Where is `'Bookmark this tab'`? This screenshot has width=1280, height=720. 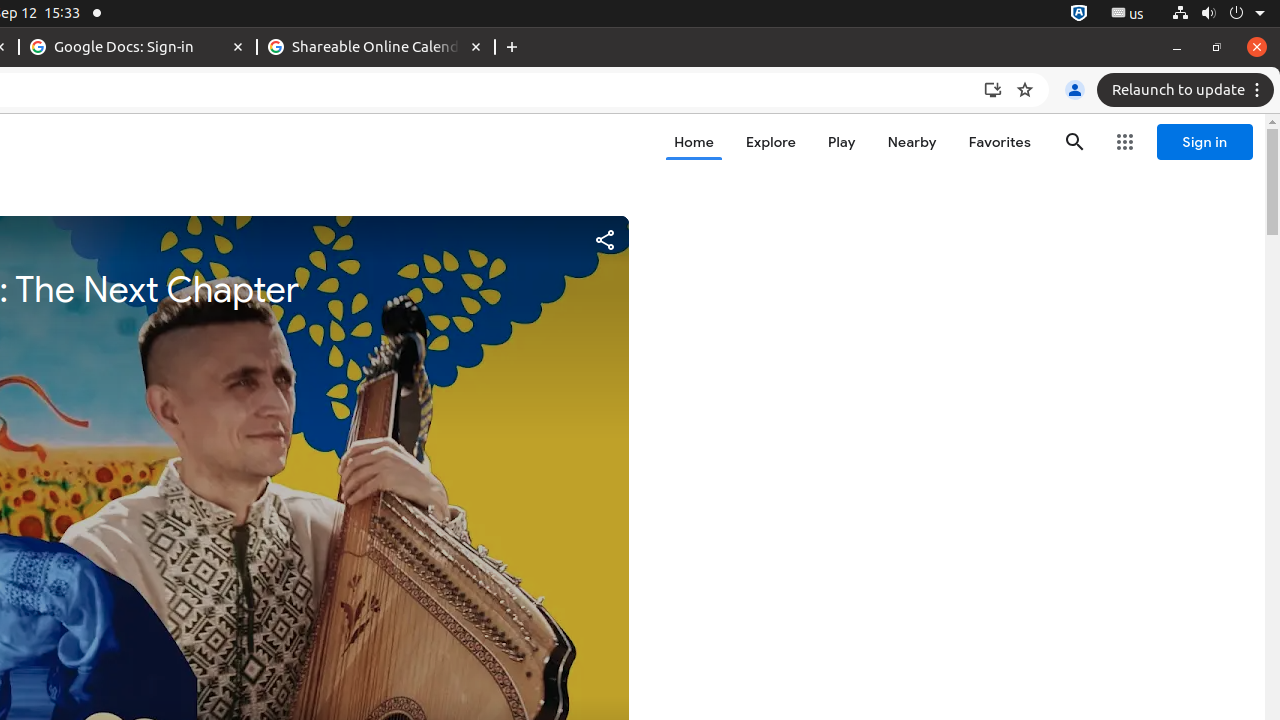 'Bookmark this tab' is located at coordinates (1025, 90).